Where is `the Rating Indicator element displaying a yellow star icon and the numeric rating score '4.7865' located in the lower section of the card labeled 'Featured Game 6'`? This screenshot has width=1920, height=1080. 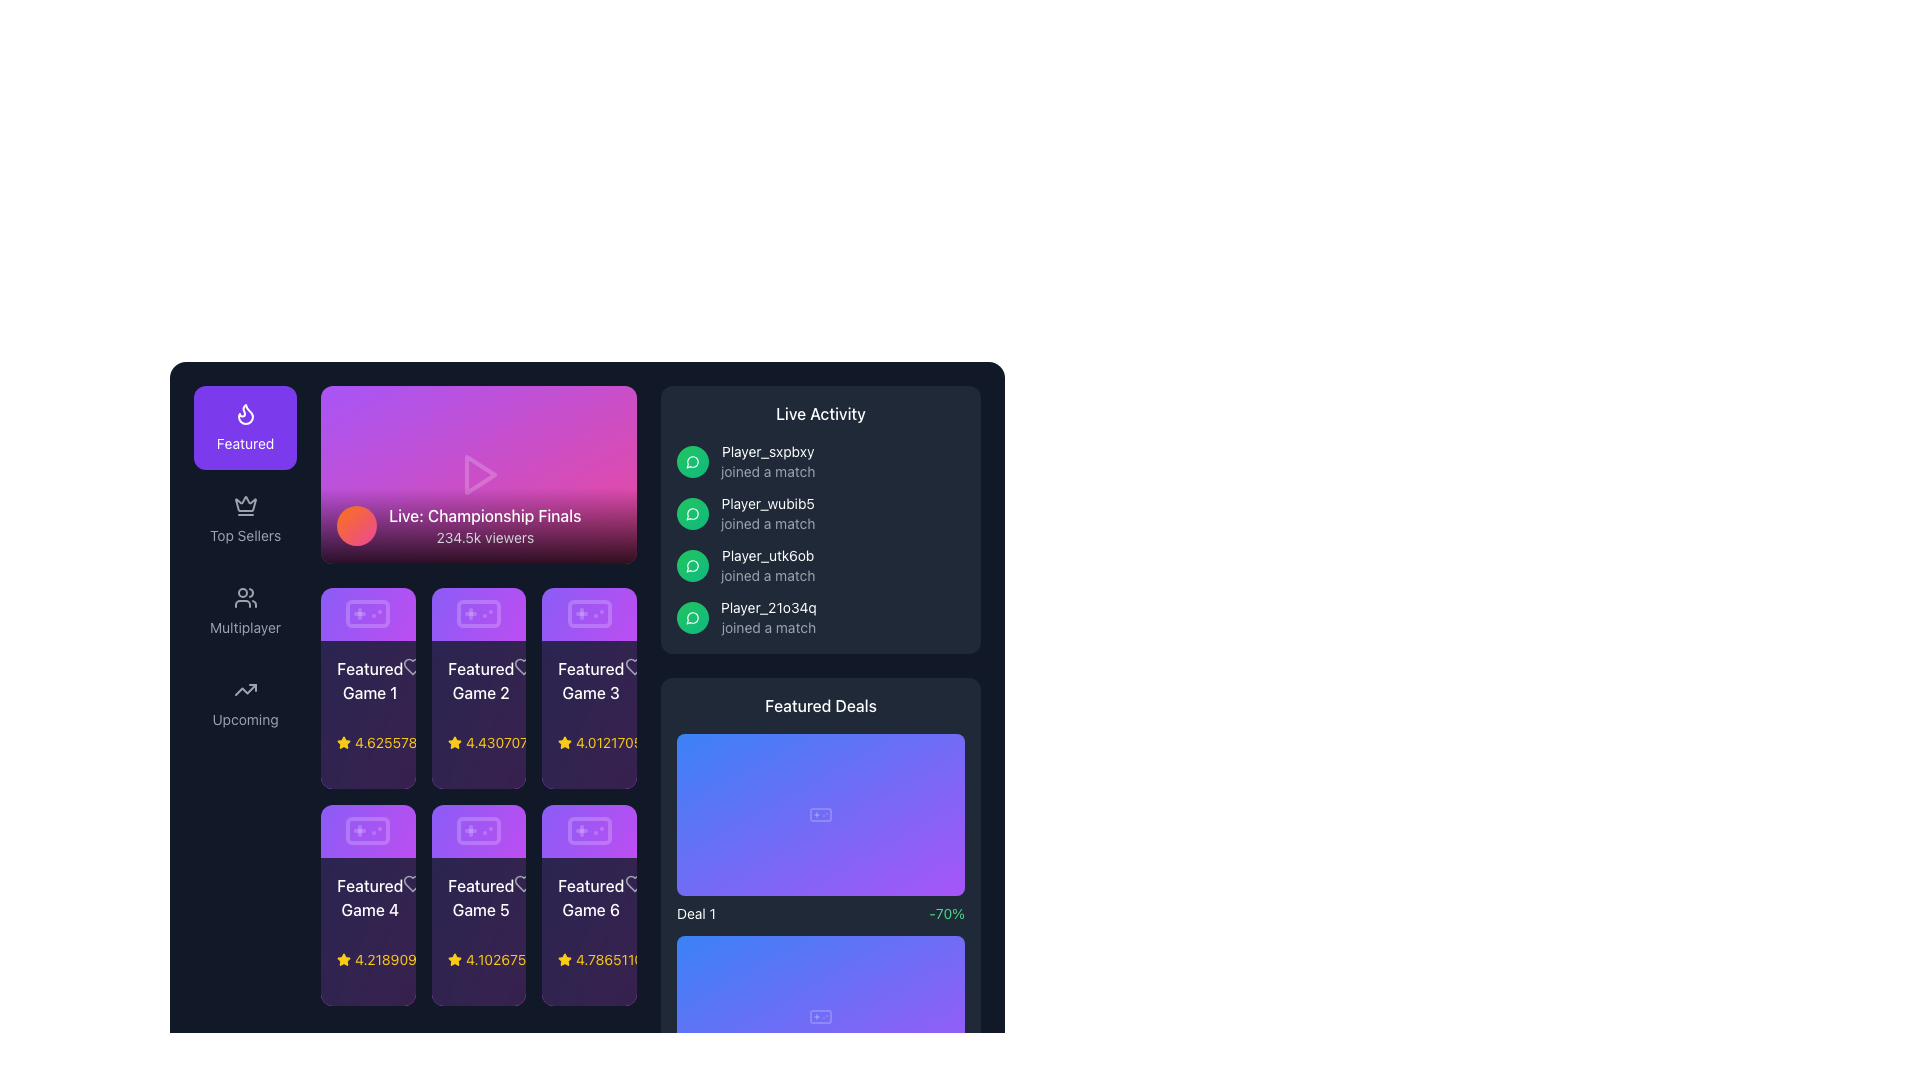 the Rating Indicator element displaying a yellow star icon and the numeric rating score '4.7865' located in the lower section of the card labeled 'Featured Game 6' is located at coordinates (588, 959).